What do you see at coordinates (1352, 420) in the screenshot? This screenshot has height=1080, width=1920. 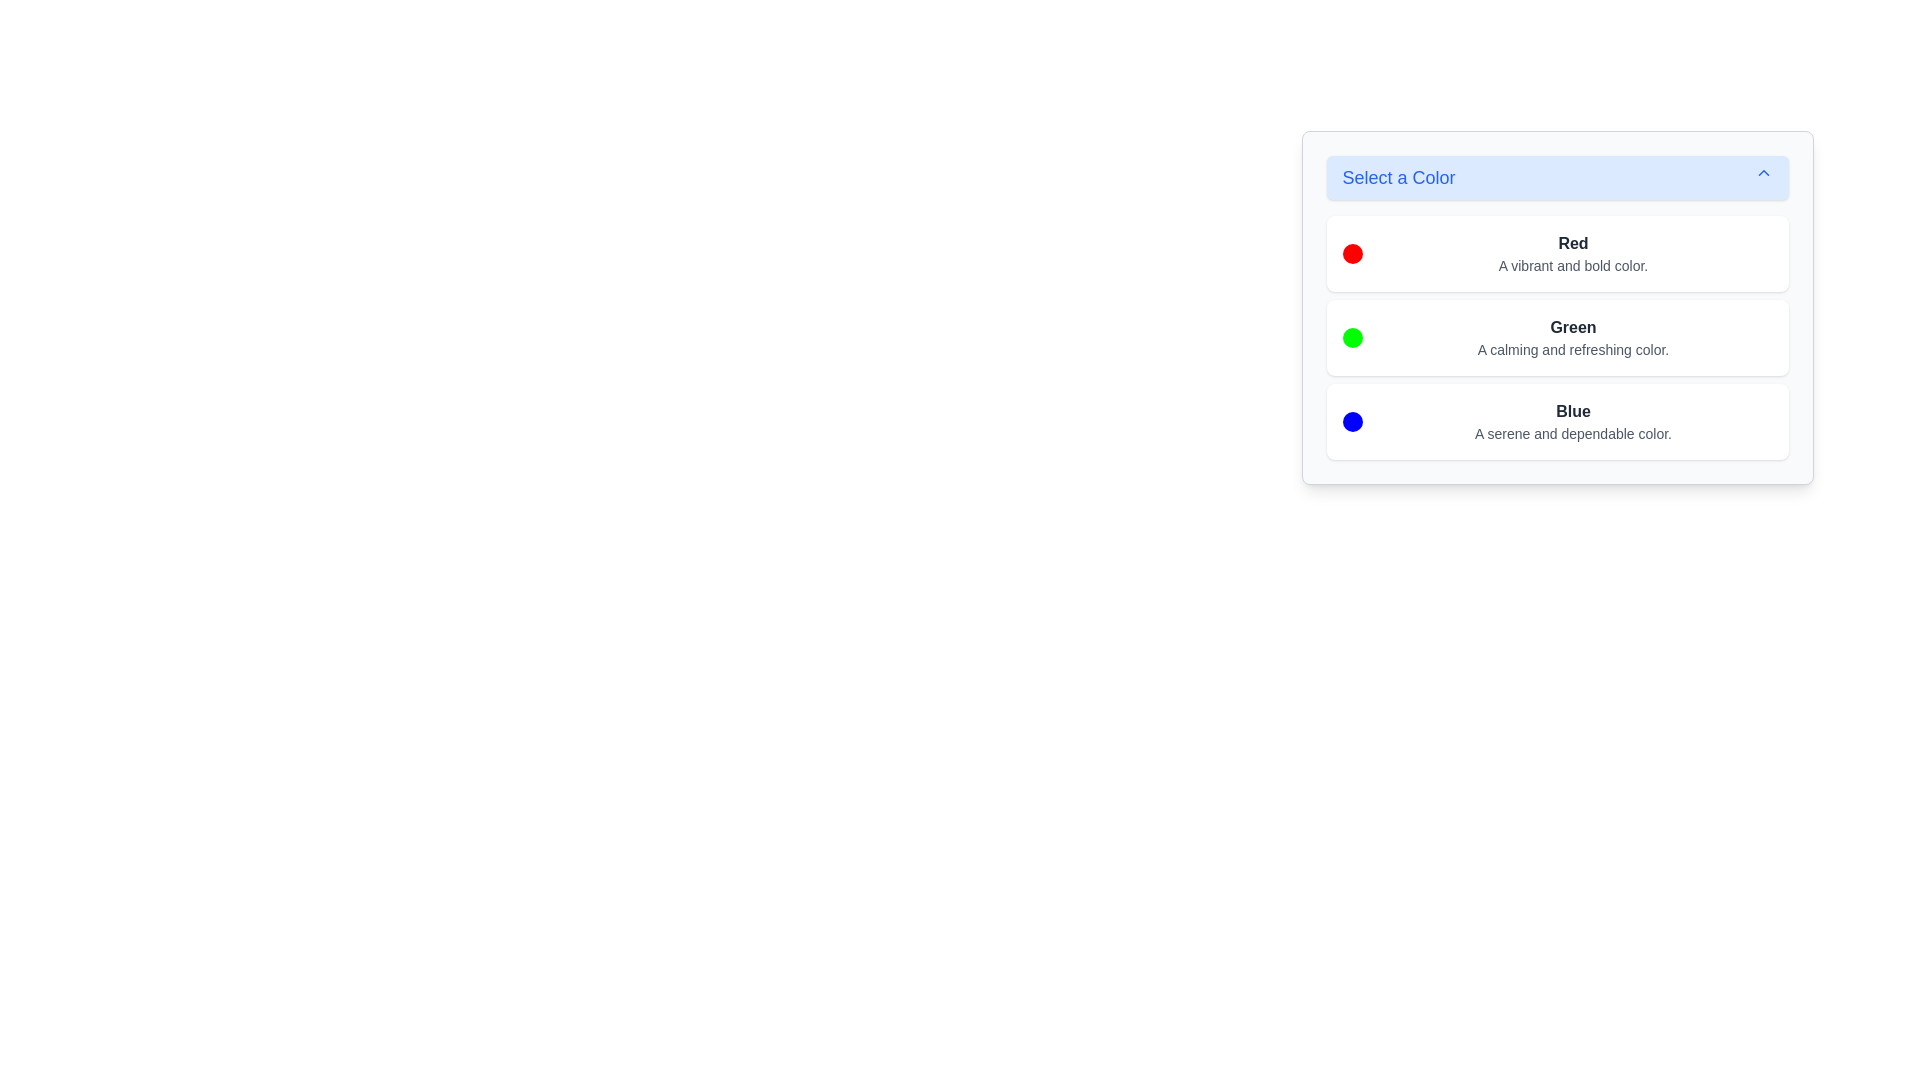 I see `the blue circular visual marker located on the left side of the list item containing the text 'Blue' and the description 'A serene and dependable color'` at bounding box center [1352, 420].